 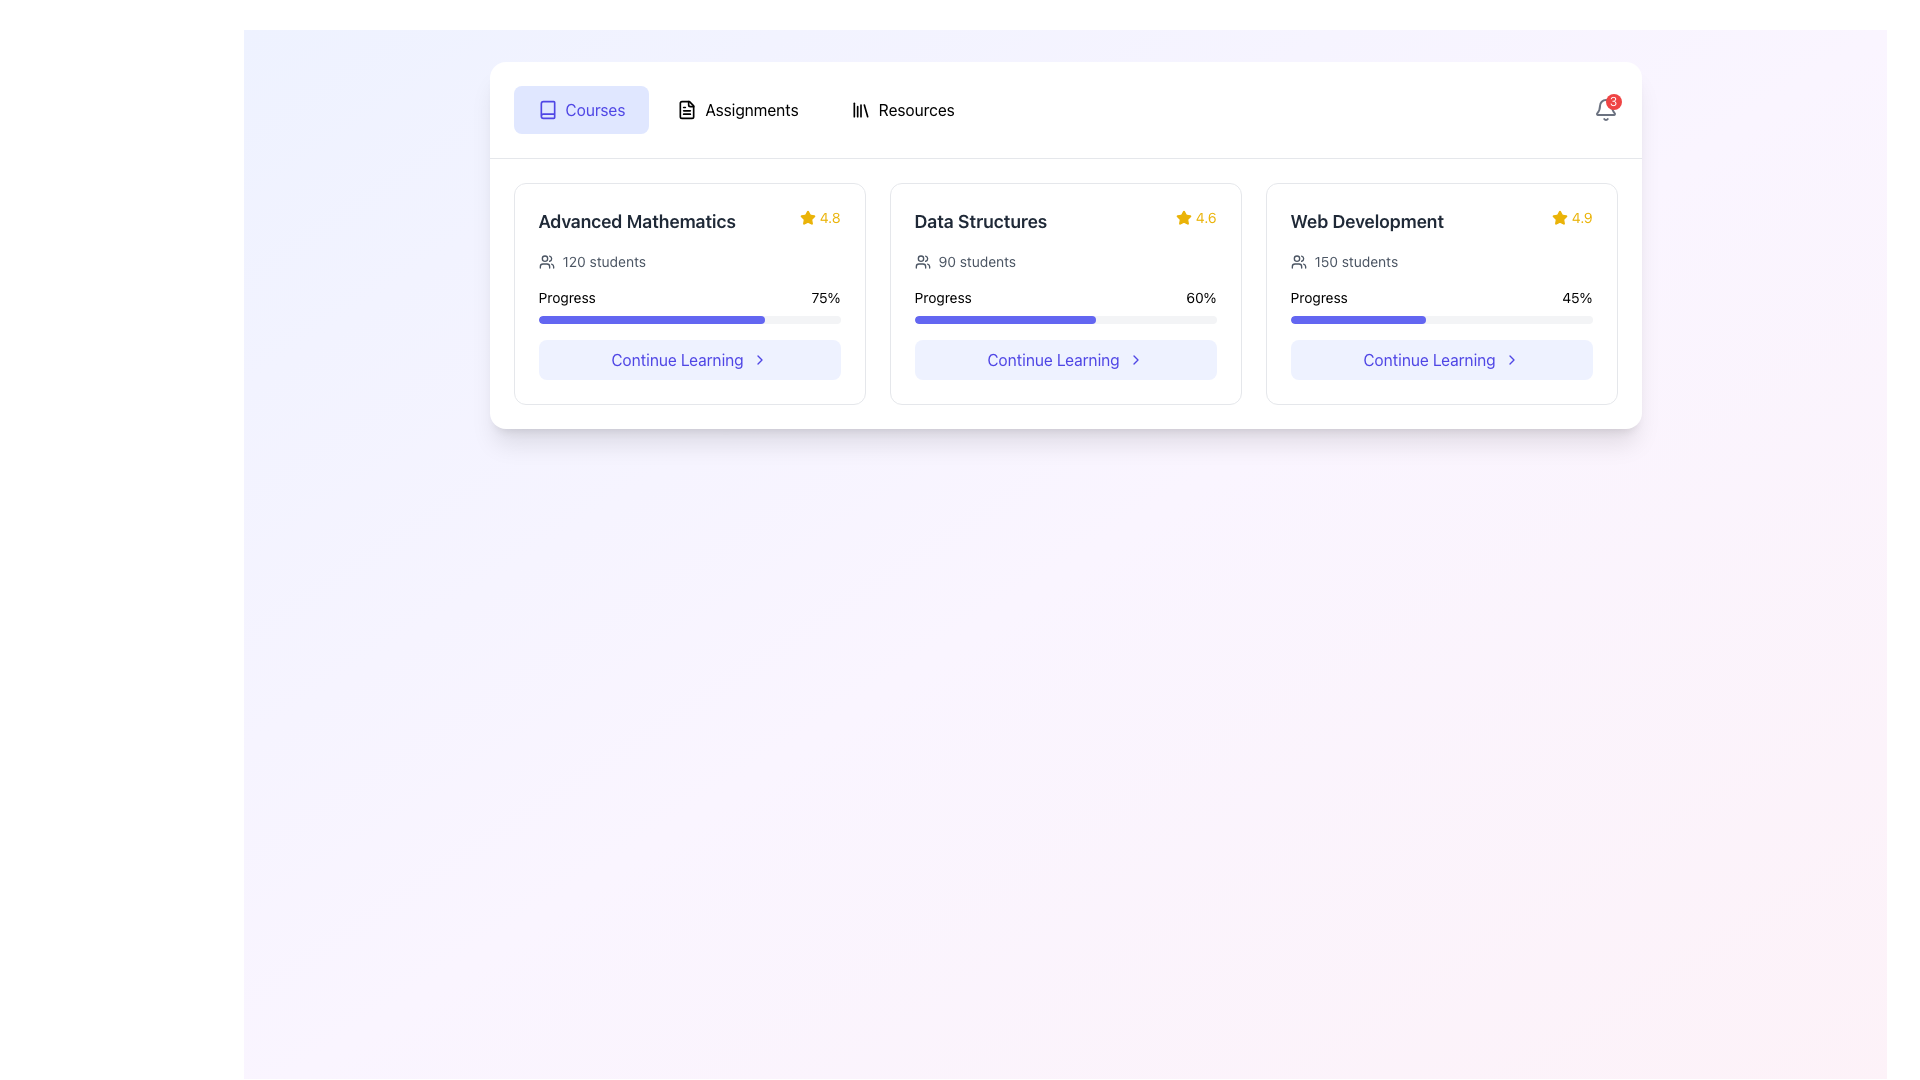 I want to click on the rating display component, which consists of a yellow star icon and the numeric rating '4.8', positioned to the right of the title 'Advanced Mathematics' in the top-right corner of the card, so click(x=820, y=218).